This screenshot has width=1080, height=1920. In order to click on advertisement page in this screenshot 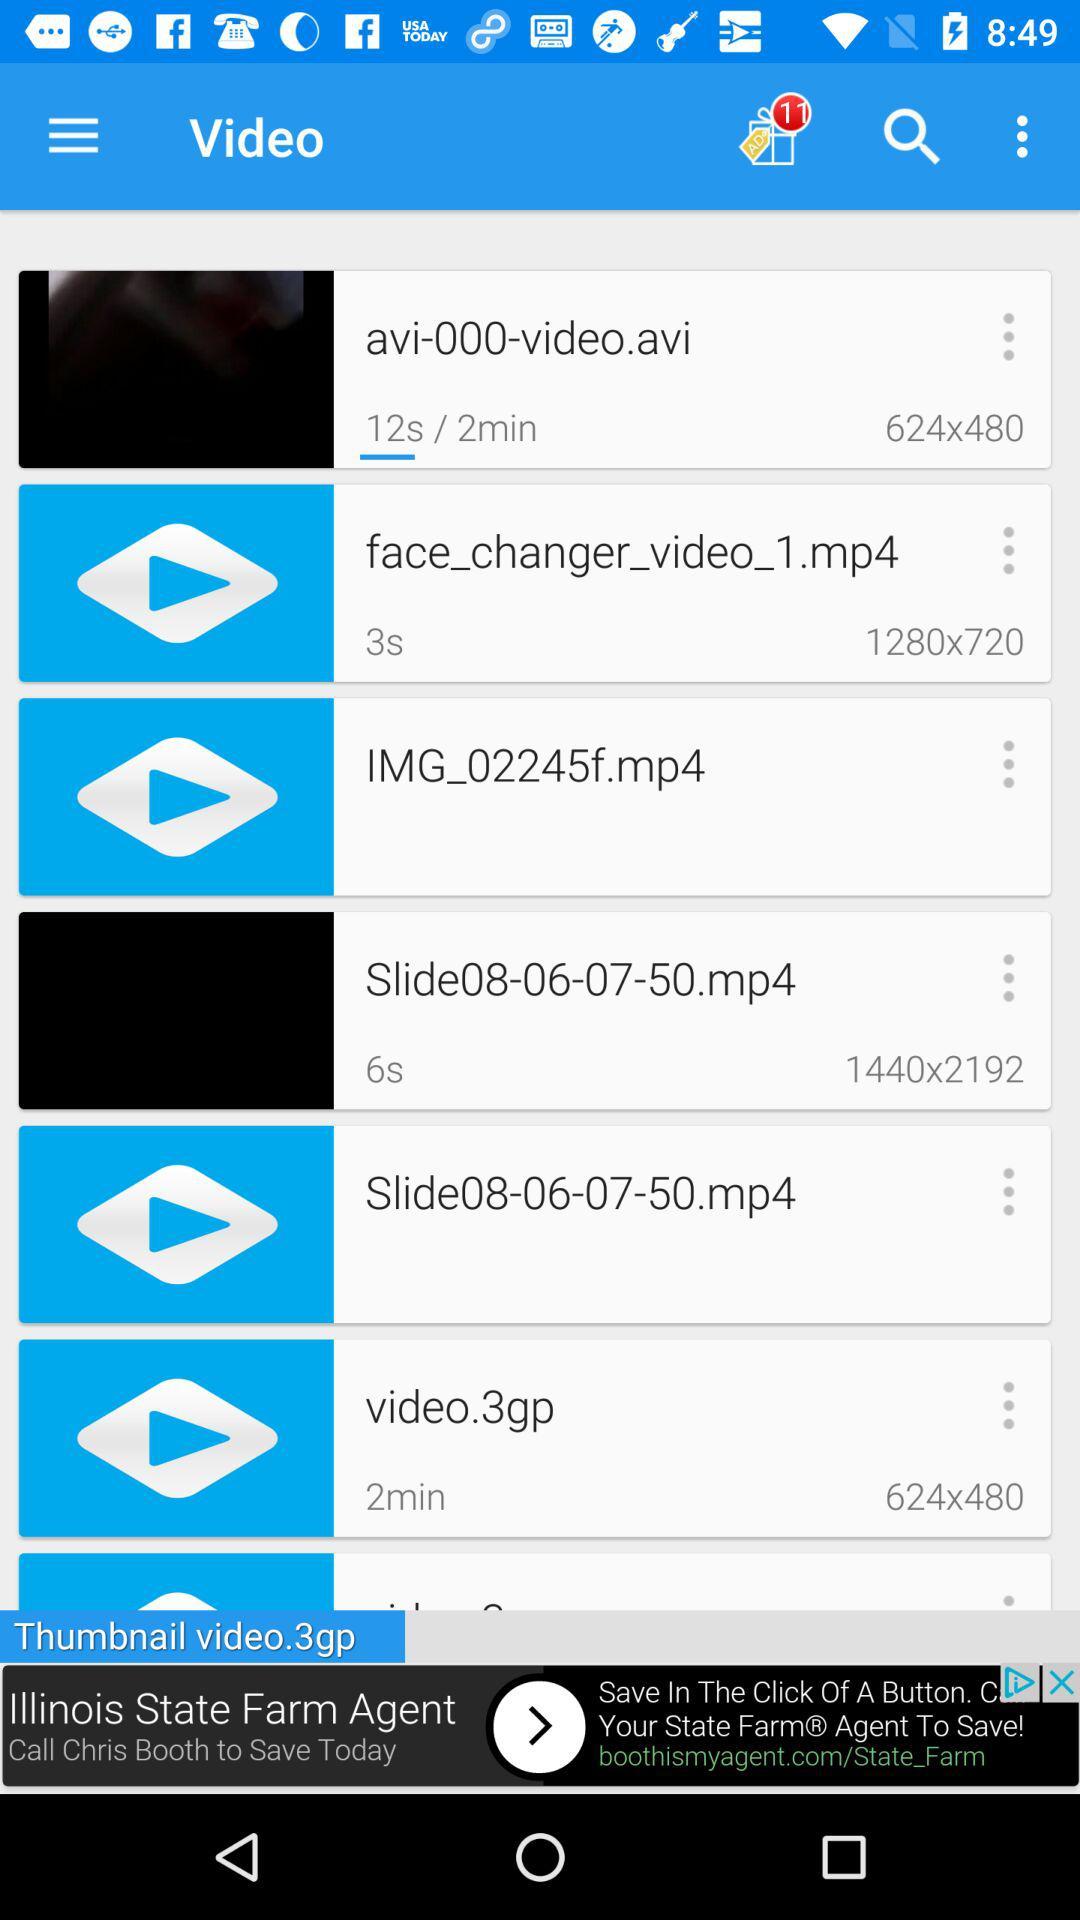, I will do `click(540, 1727)`.